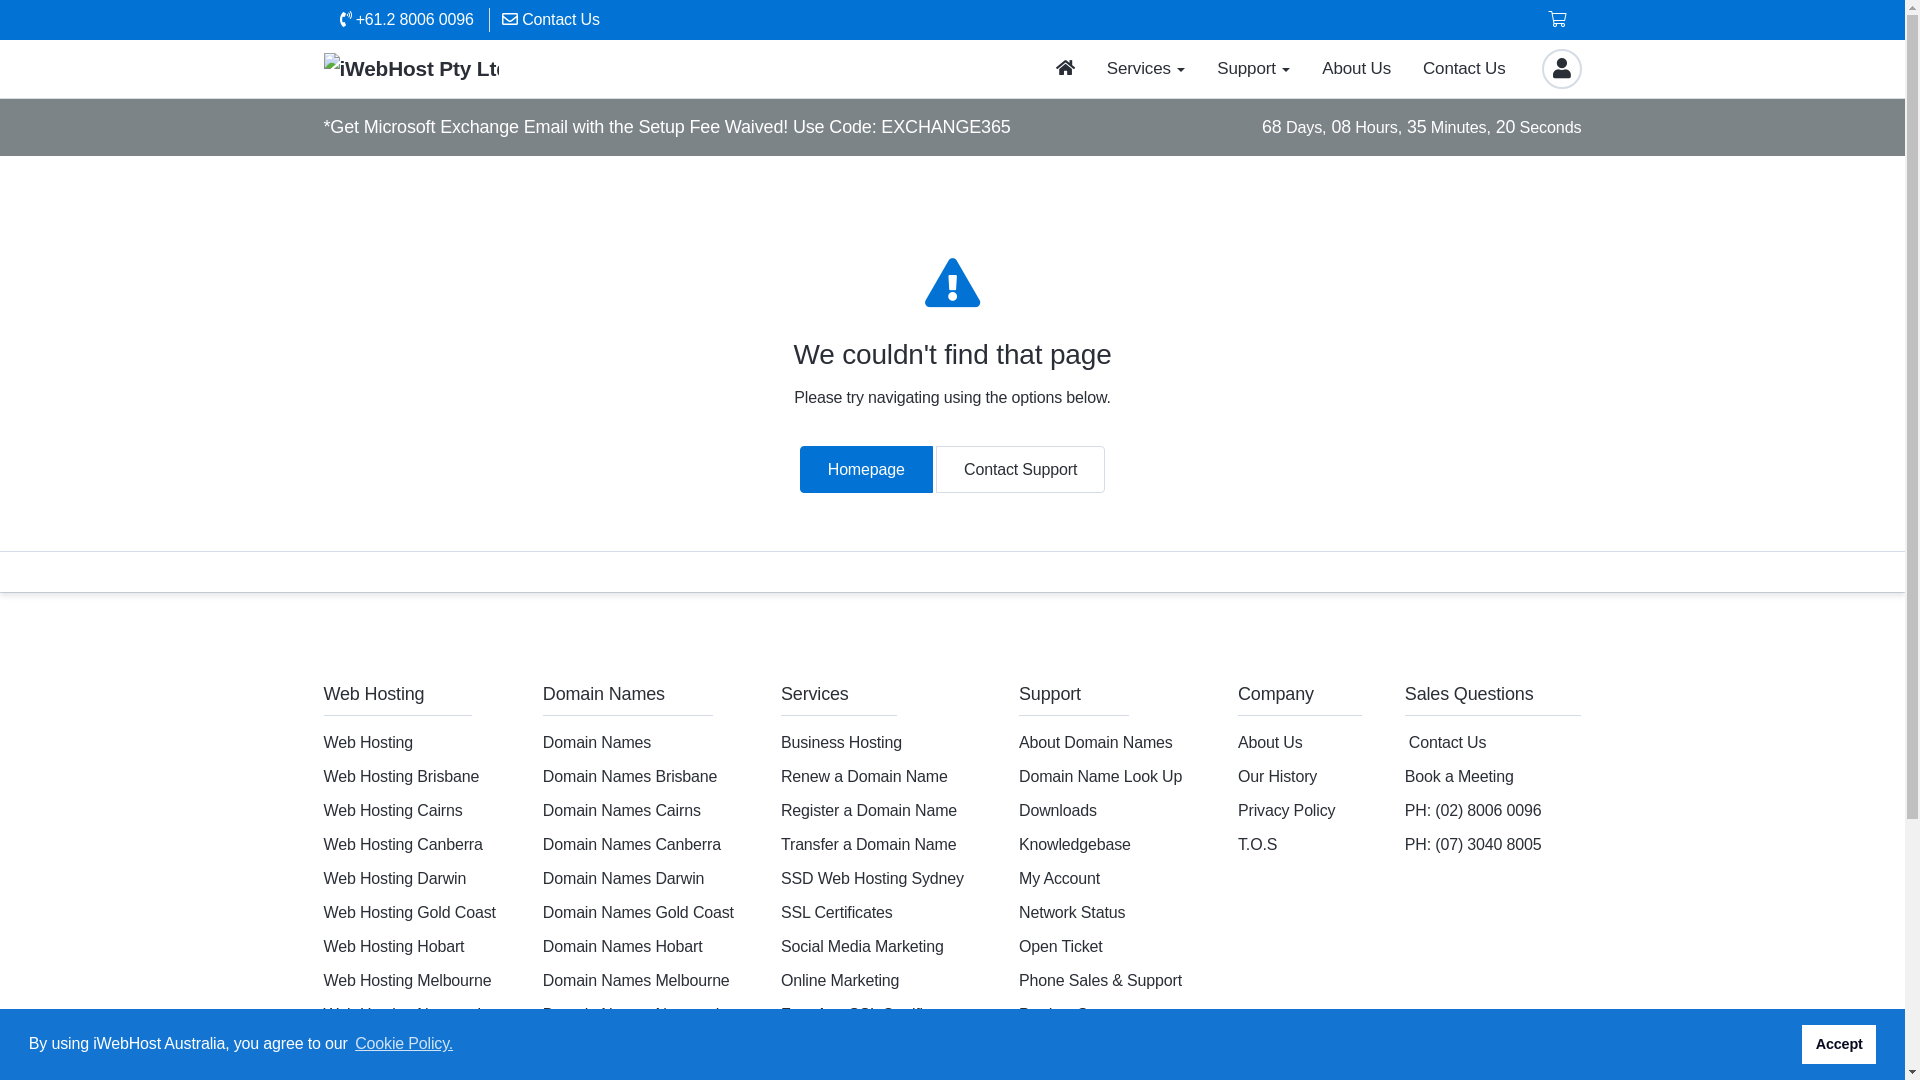  What do you see at coordinates (1018, 877) in the screenshot?
I see `'My Account'` at bounding box center [1018, 877].